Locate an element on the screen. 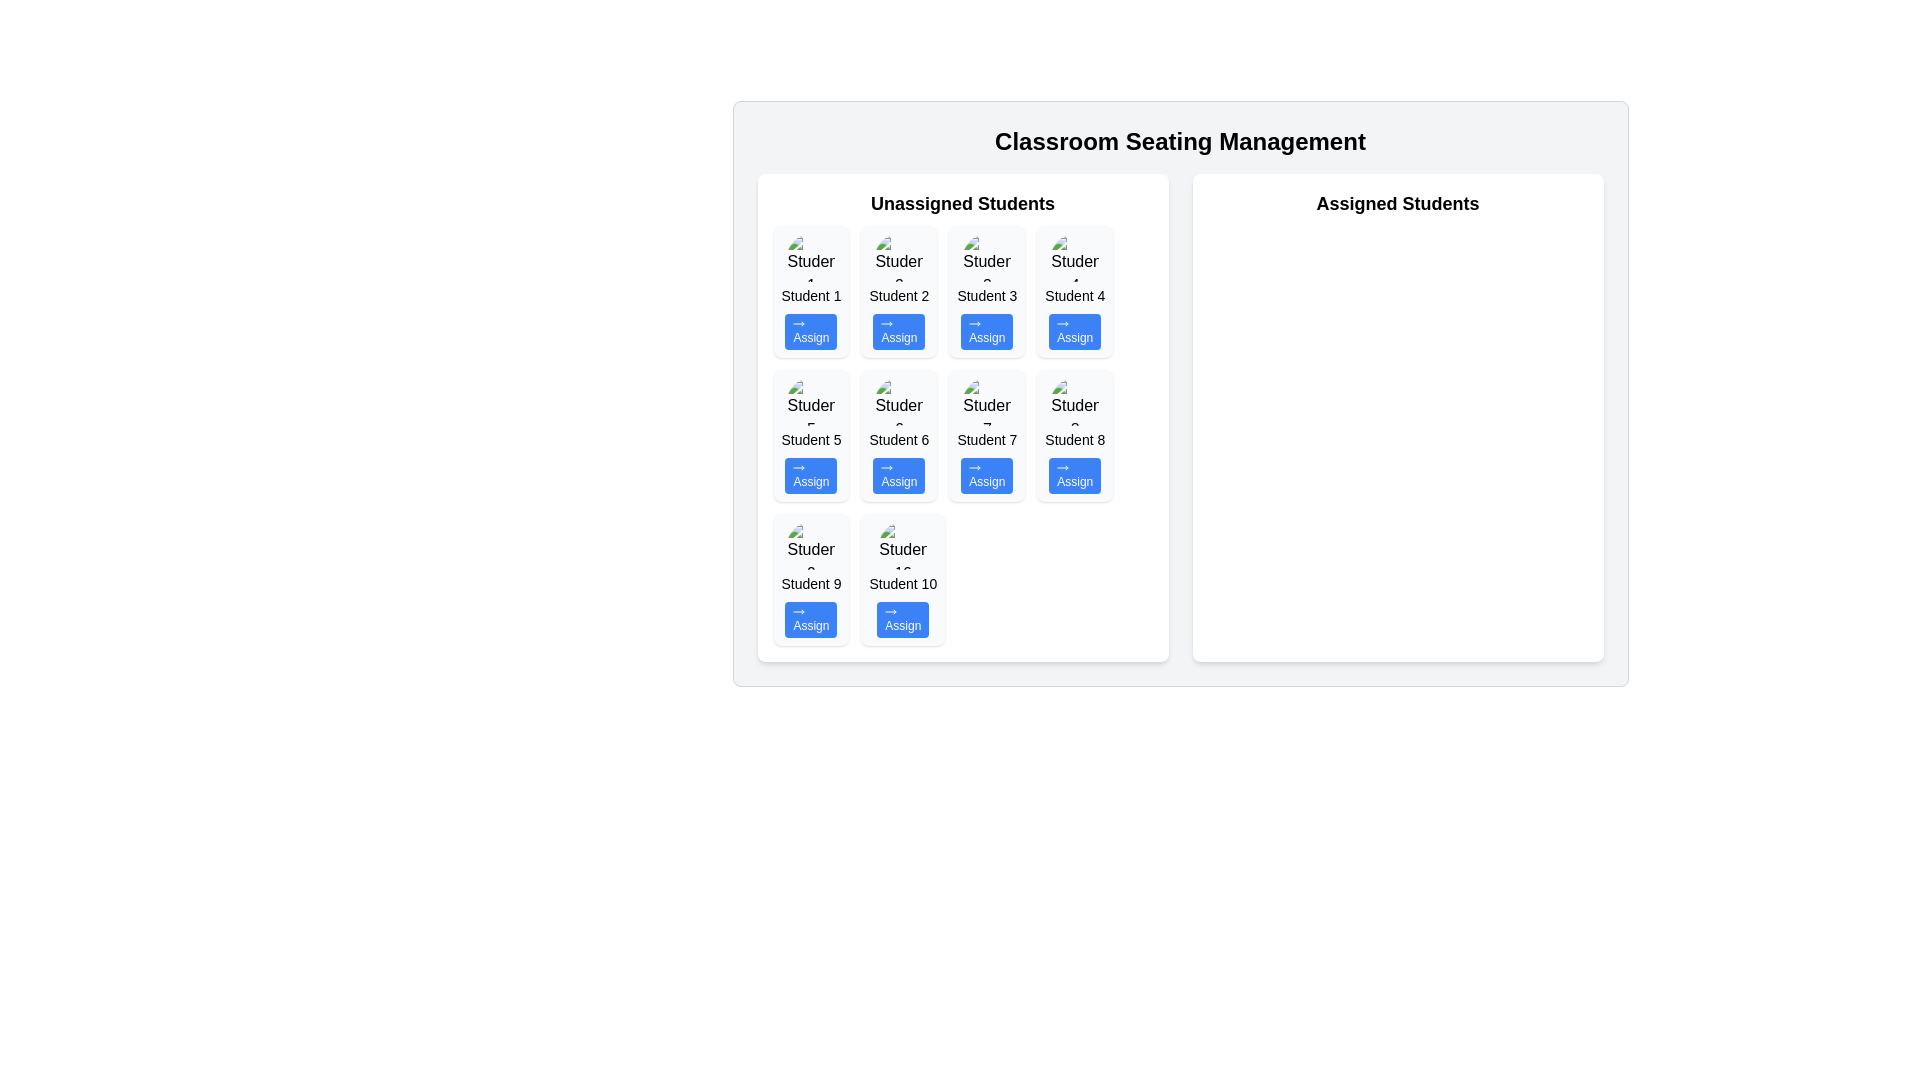 The width and height of the screenshot is (1920, 1080). the button that allows users to reallocate 'Student 10', which is located below the student's avatar in the bottom-right corner of the 'Unassigned Students' section is located at coordinates (902, 619).